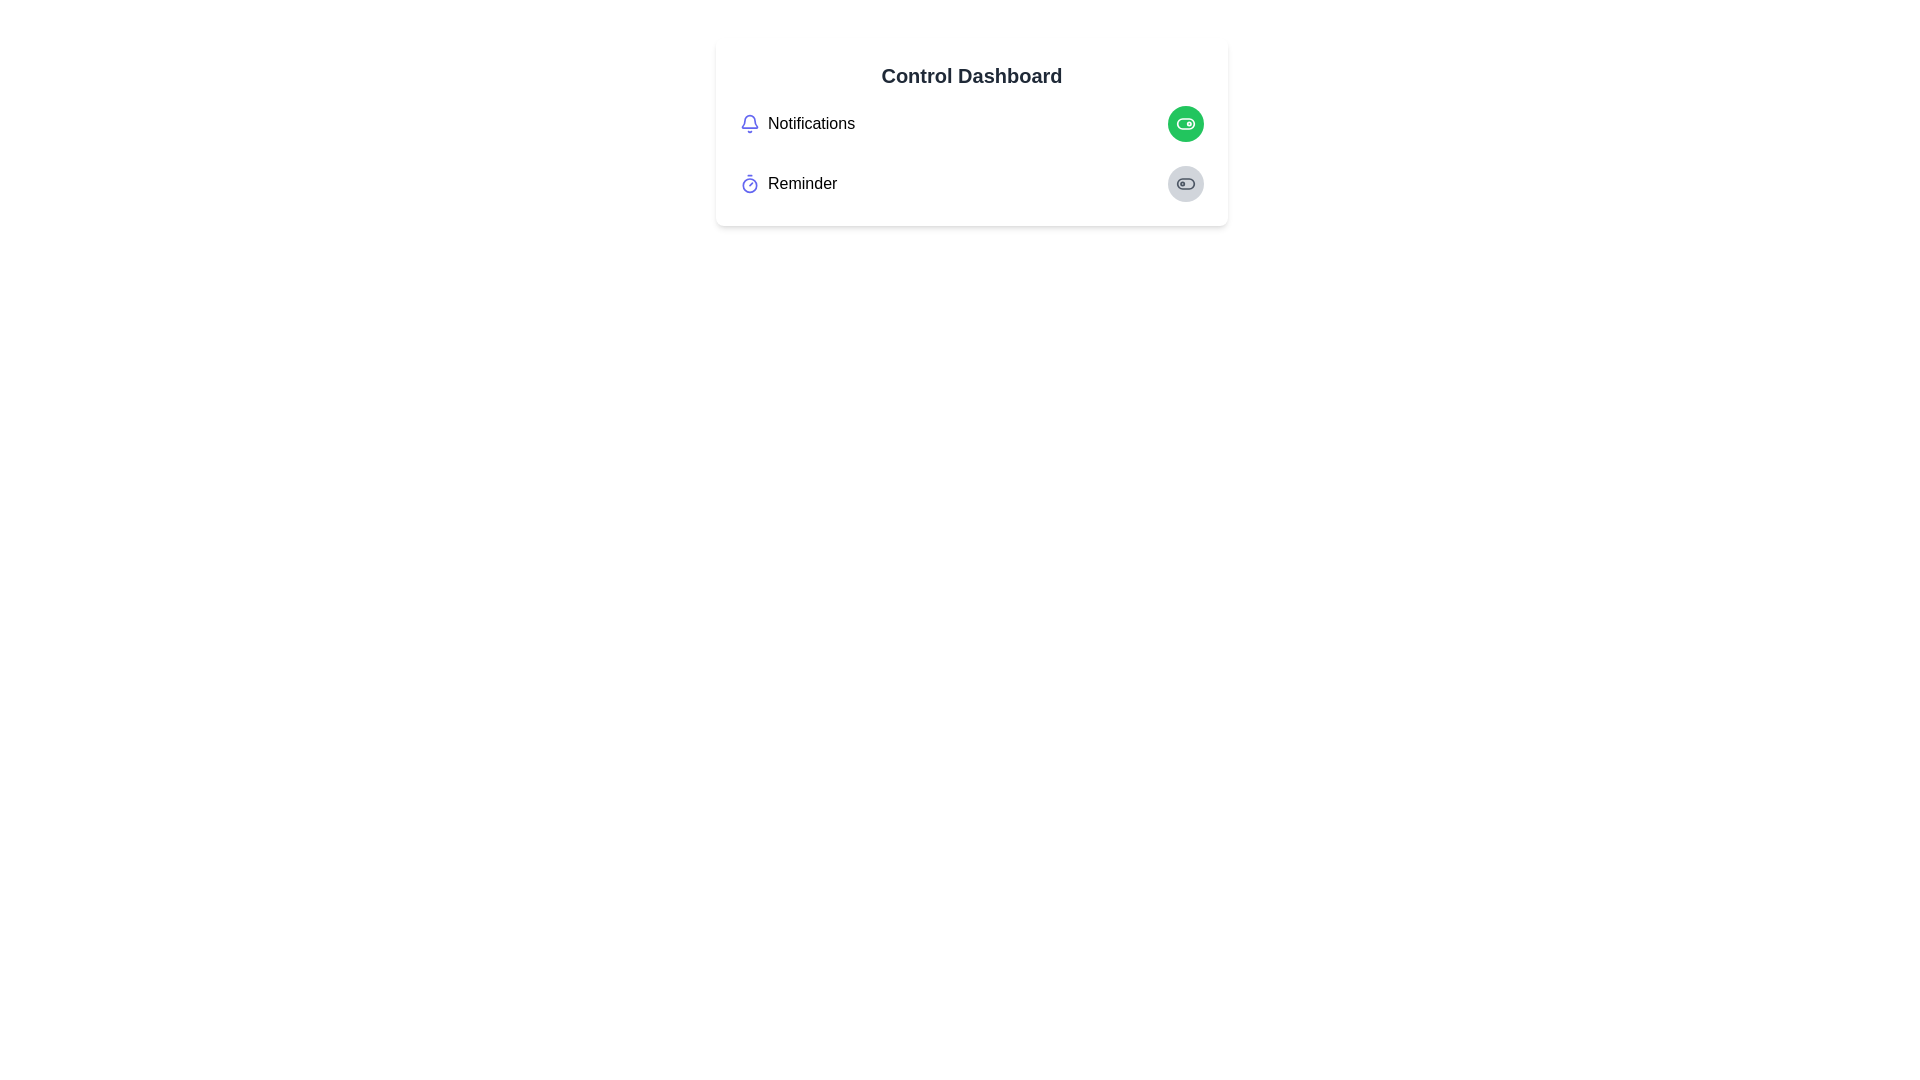  What do you see at coordinates (811, 123) in the screenshot?
I see `the Text Label that serves as a title for notifications, located to the right of the bell icon and above the 'Reminder' text` at bounding box center [811, 123].